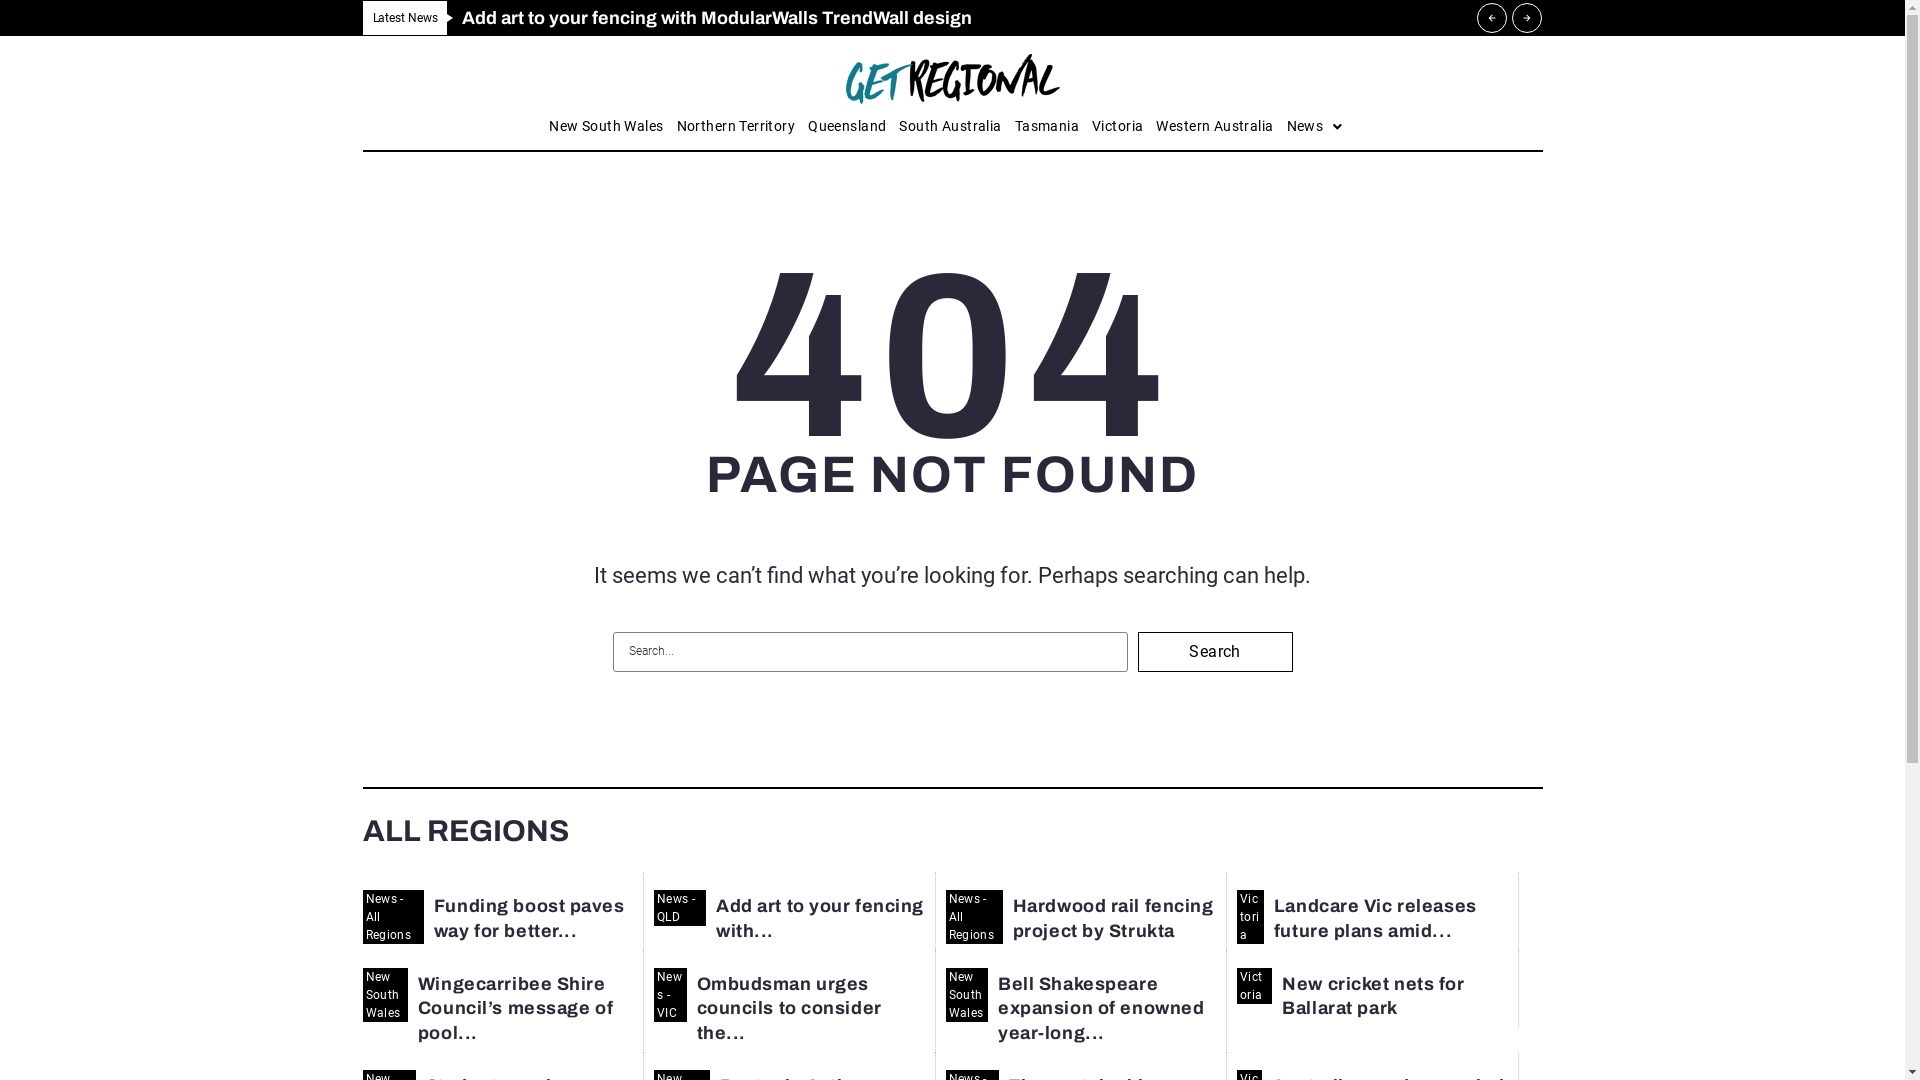  Describe the element at coordinates (1099, 1008) in the screenshot. I see `'Bell Shakespeare expansion of enowned year-long...'` at that location.